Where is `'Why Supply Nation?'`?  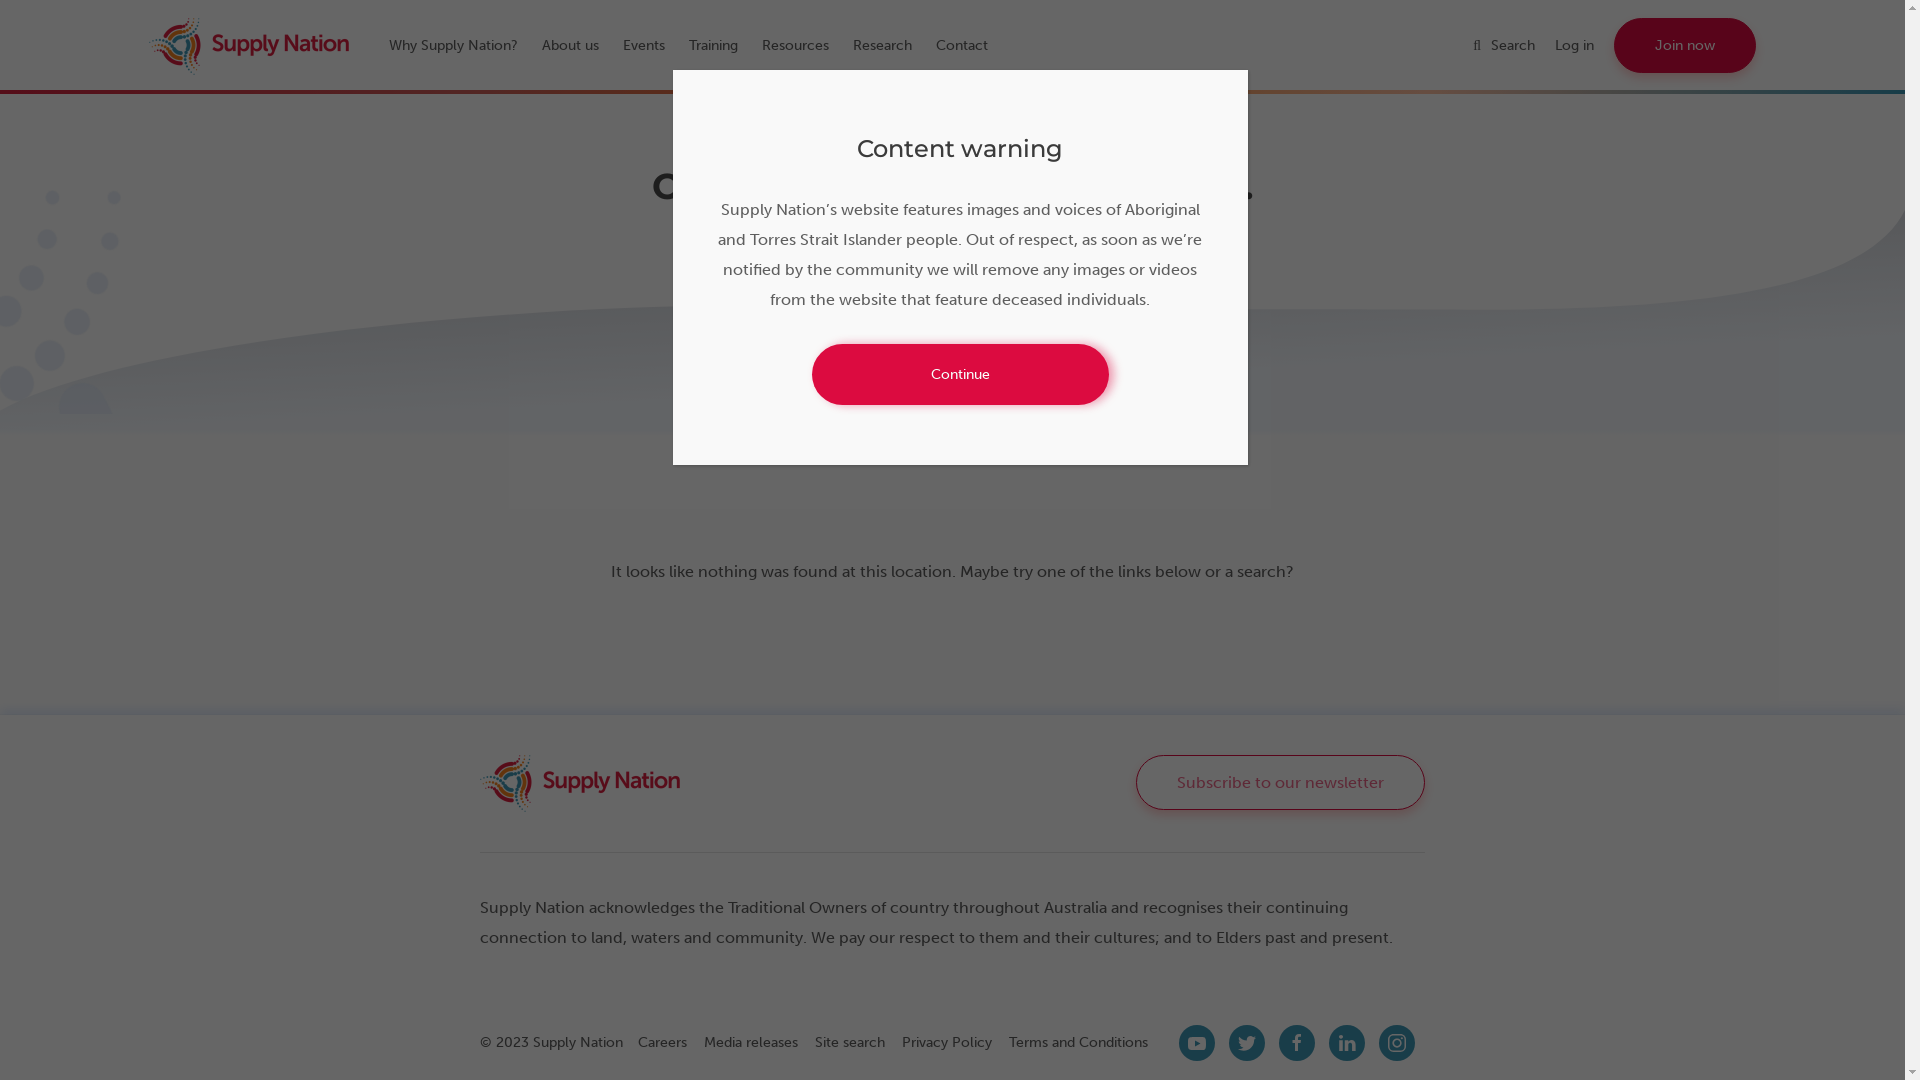 'Why Supply Nation?' is located at coordinates (462, 45).